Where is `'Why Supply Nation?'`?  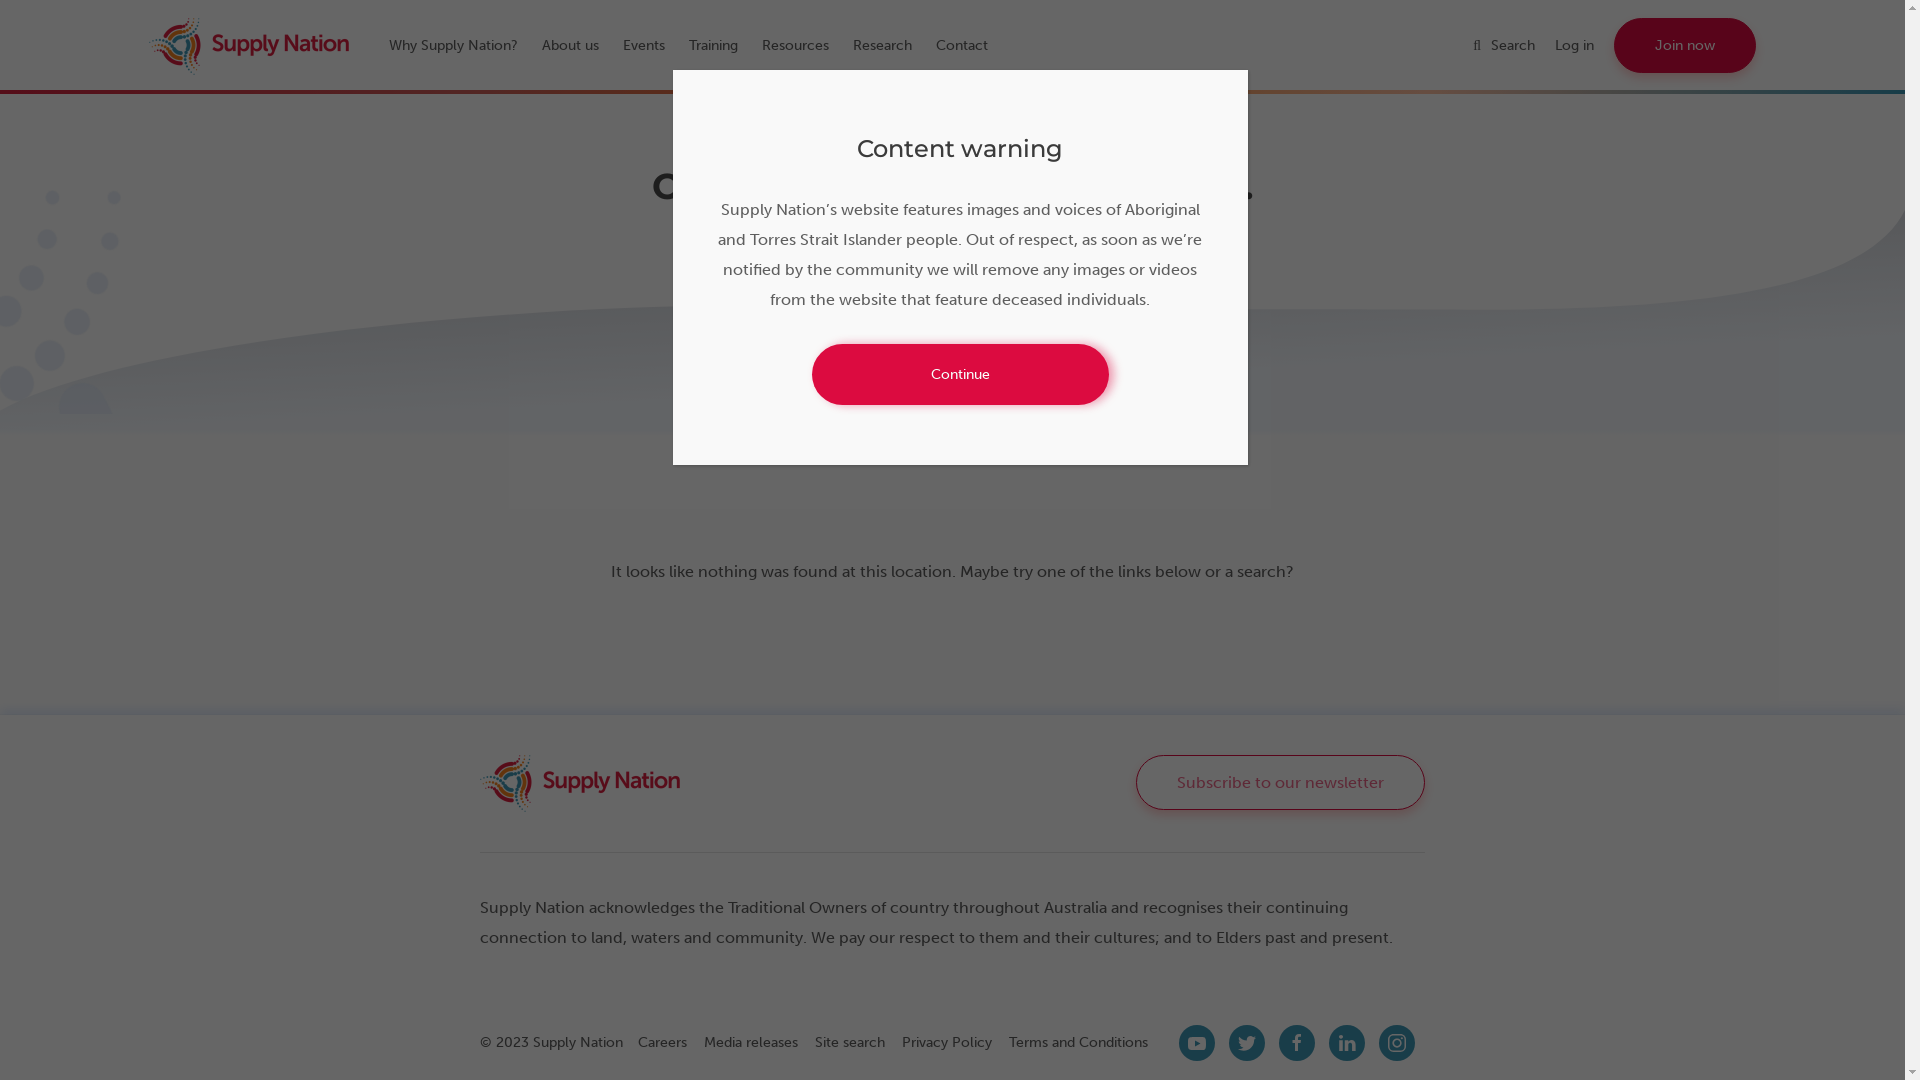 'Why Supply Nation?' is located at coordinates (462, 45).